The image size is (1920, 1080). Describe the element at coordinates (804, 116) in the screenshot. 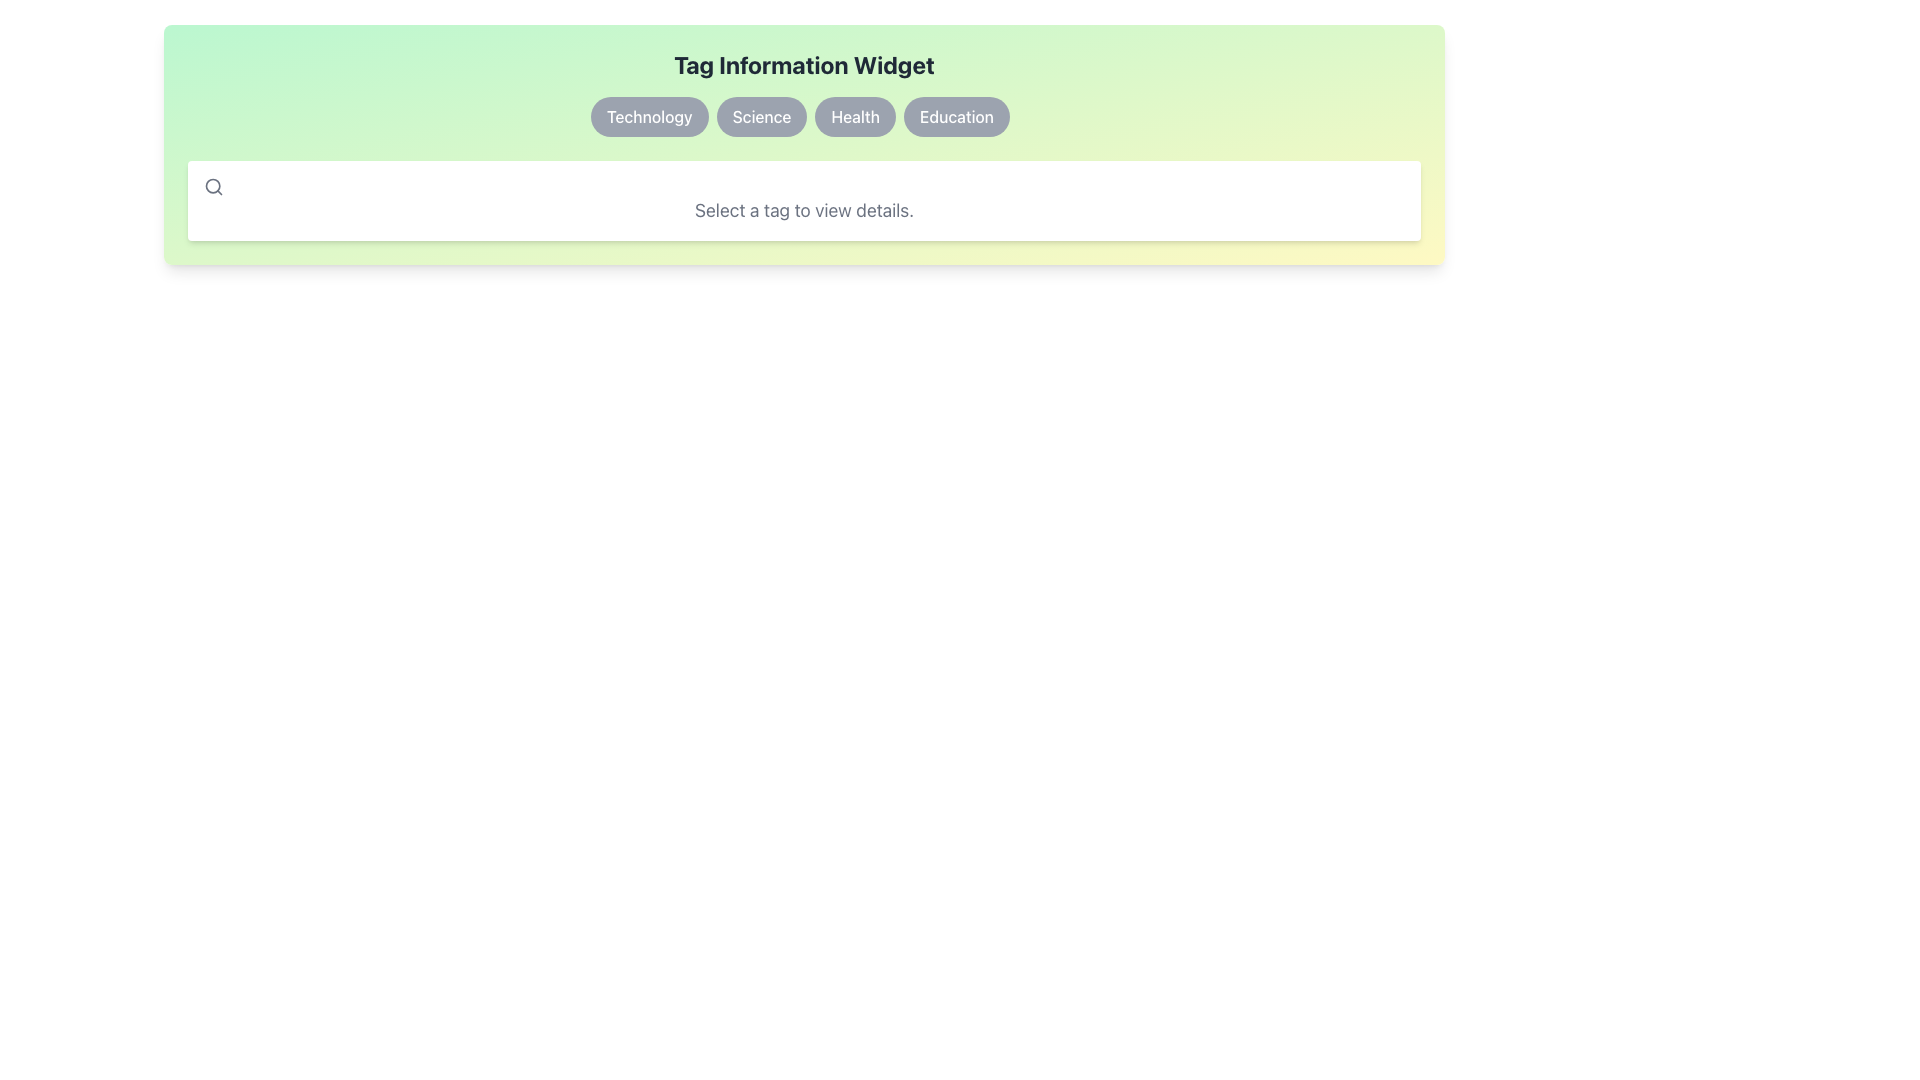

I see `the 'Science' tag button, which is part of a group of interactive tag buttons with grey background and white text, located below the header 'Tag Information Widget'` at that location.